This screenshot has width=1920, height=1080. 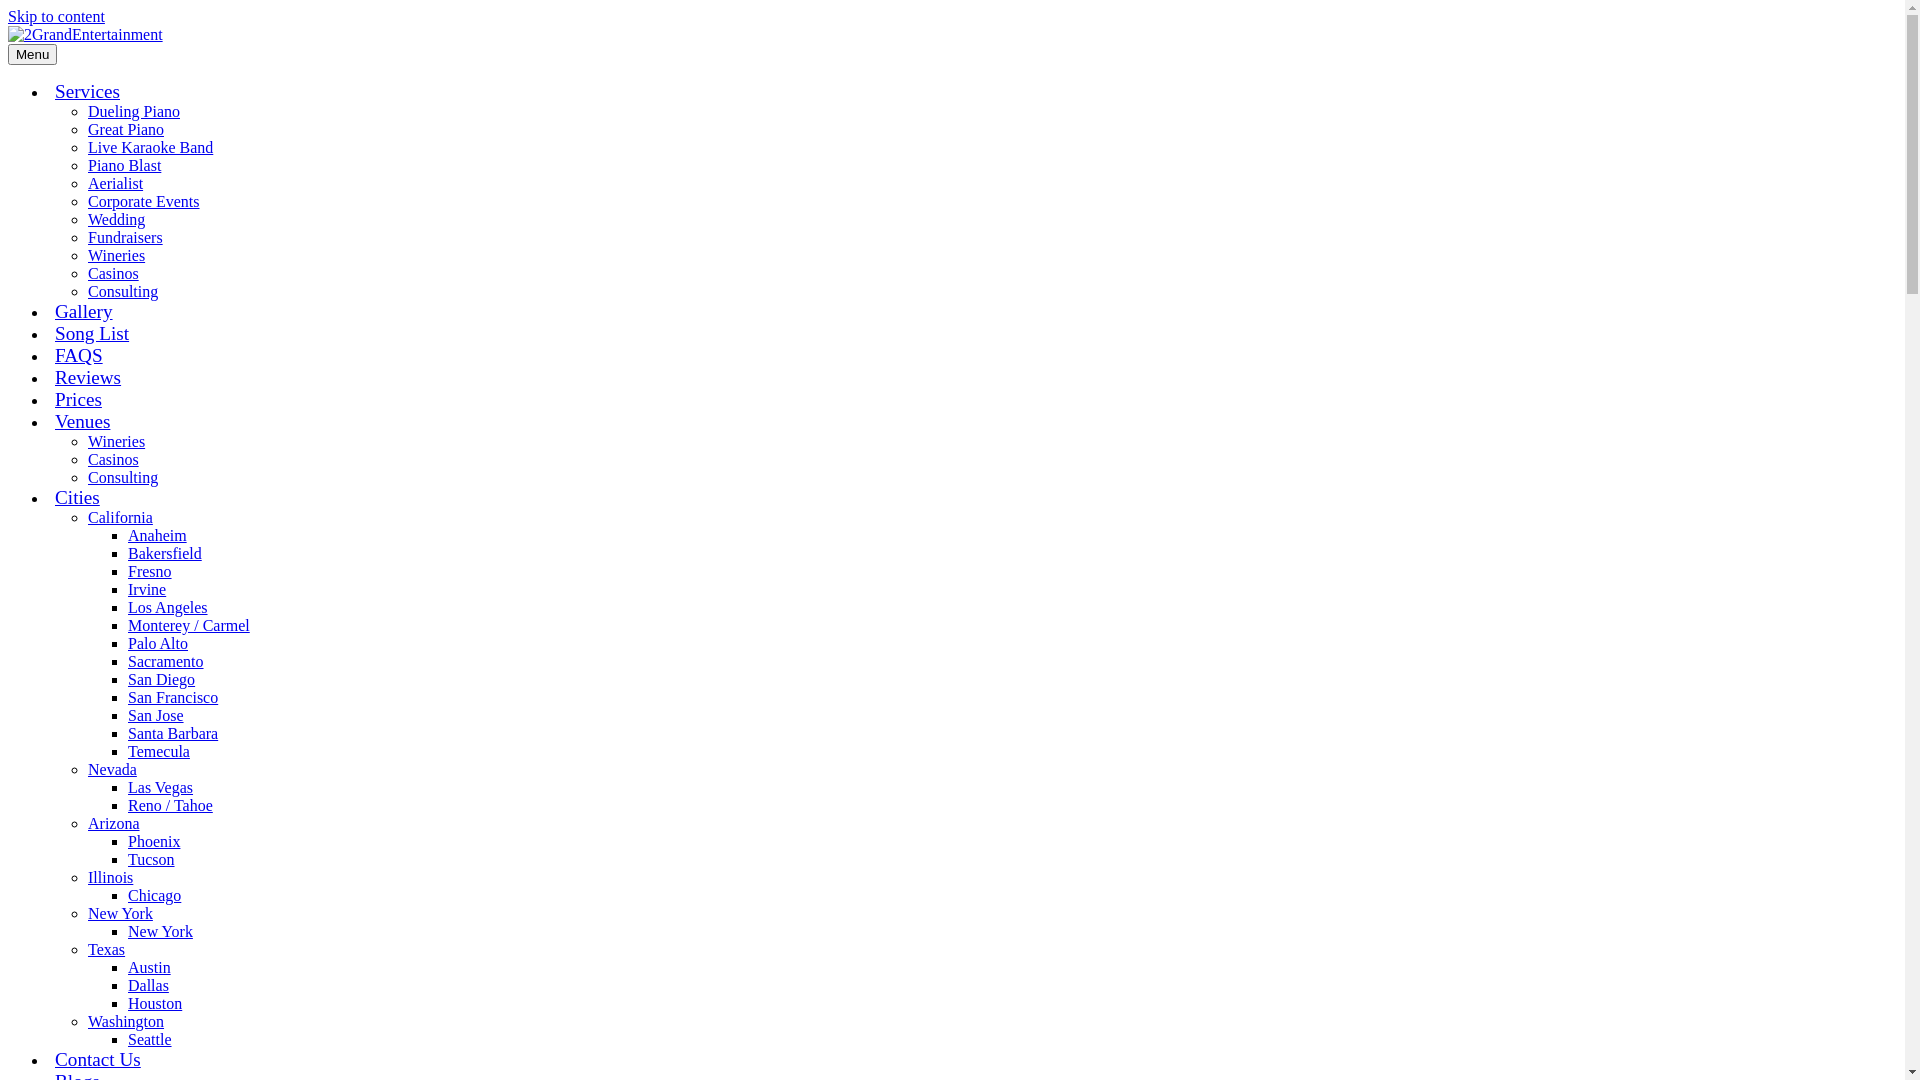 I want to click on 'New York', so click(x=160, y=931).